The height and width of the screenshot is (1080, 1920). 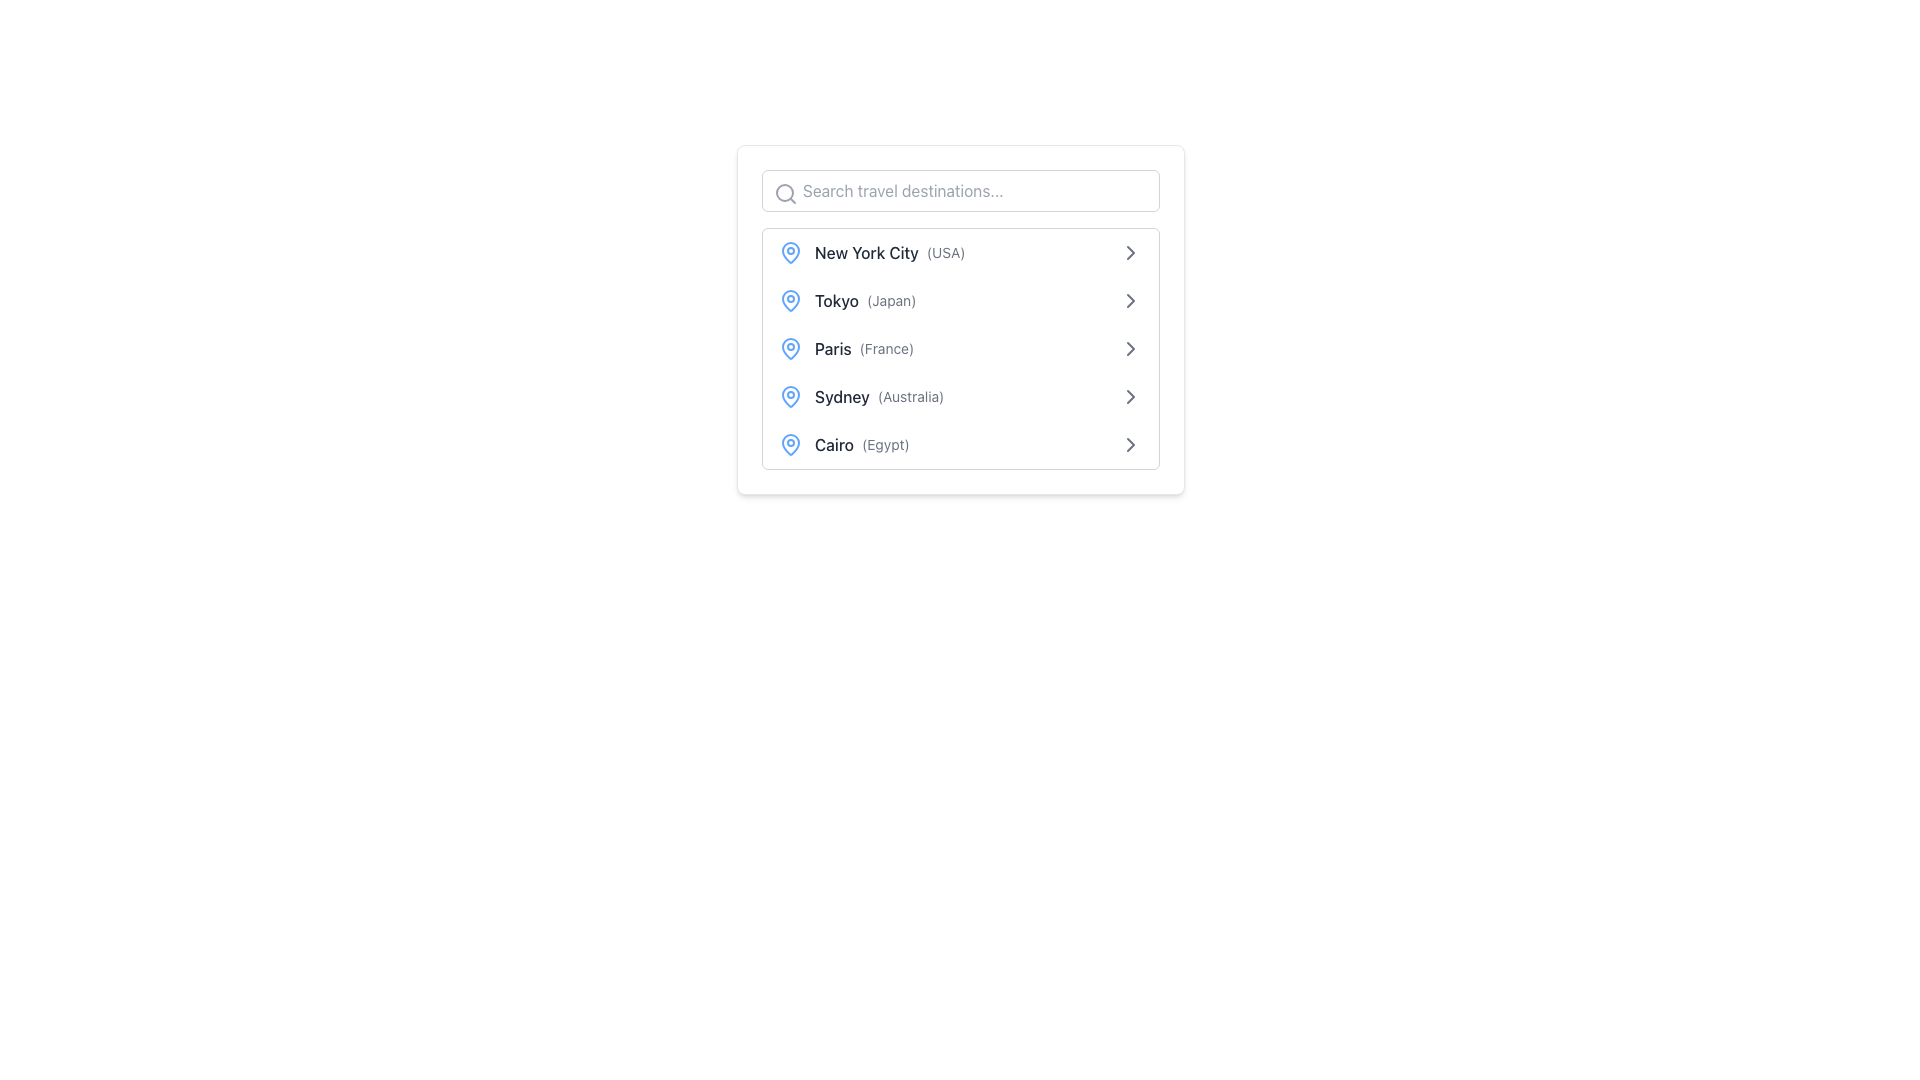 I want to click on the circular component of the search icon located at the top left corner inside the search bar area, so click(x=784, y=192).